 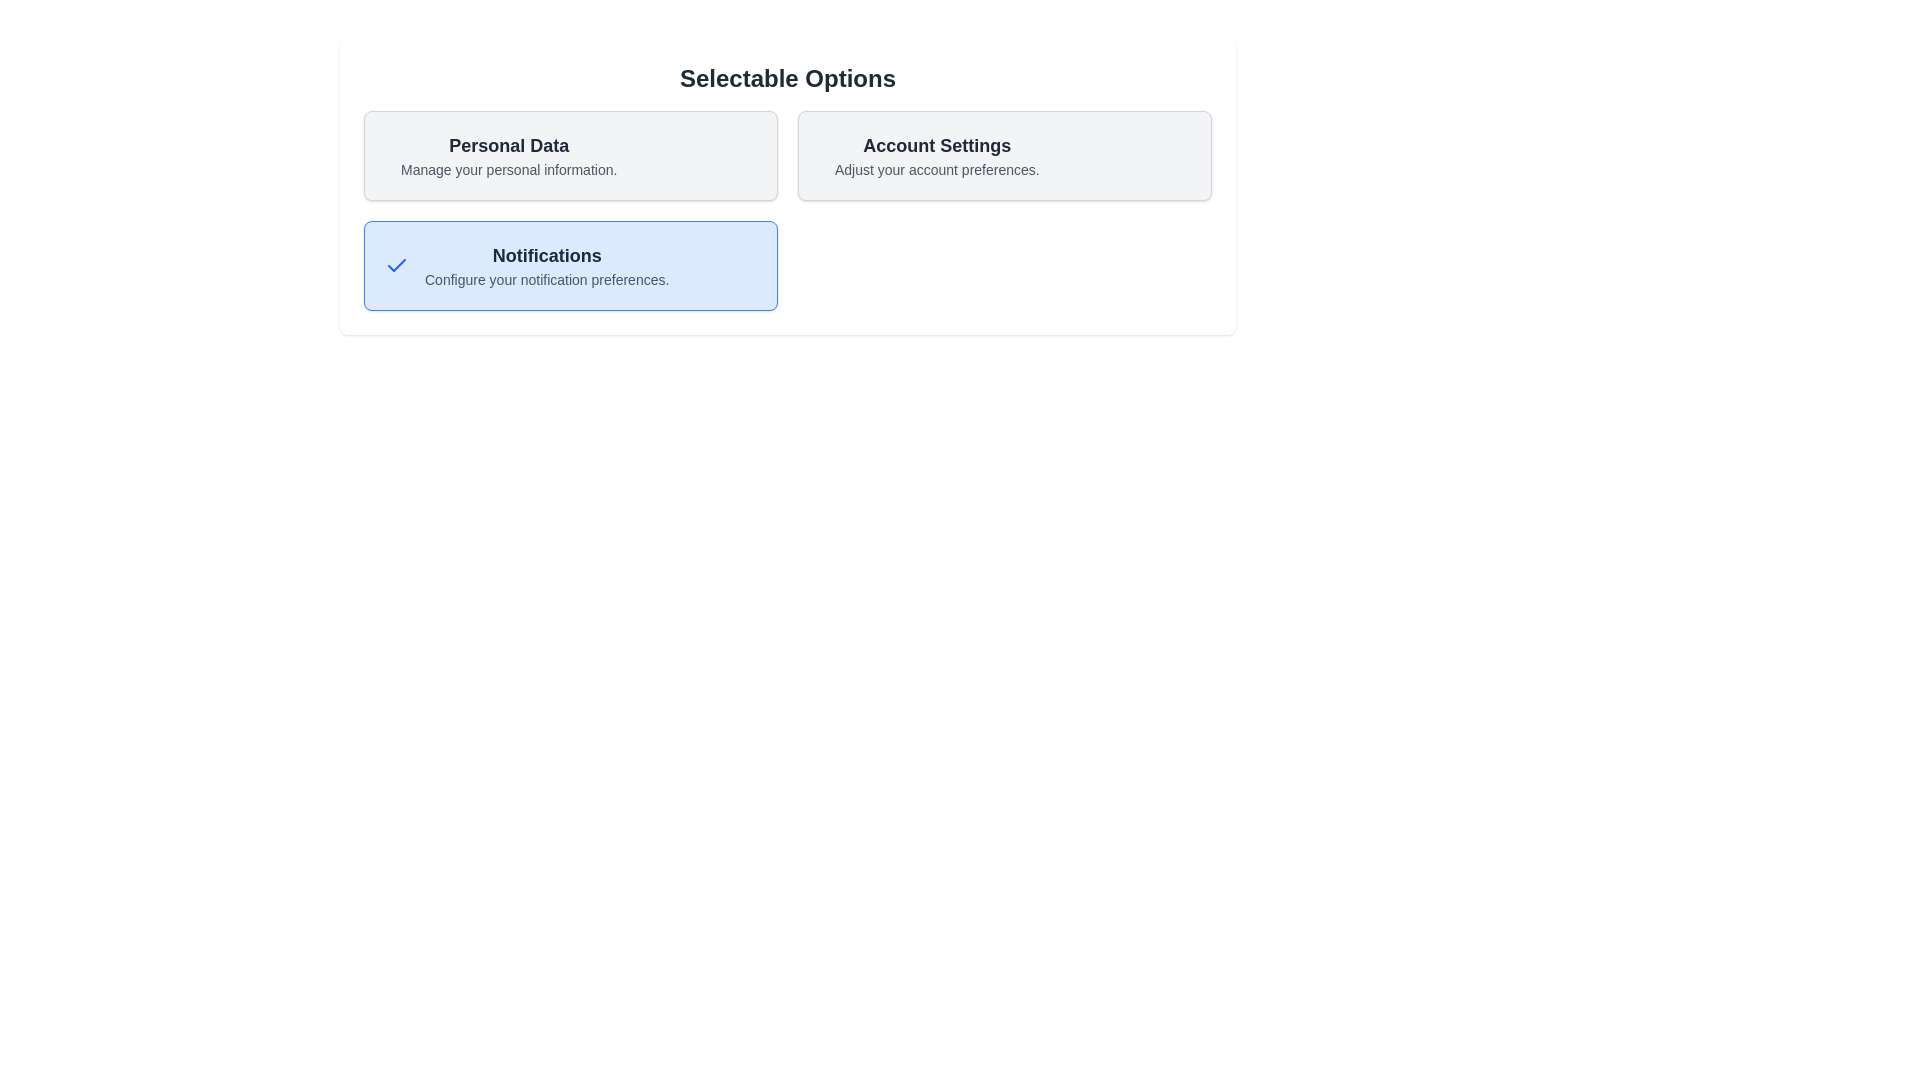 I want to click on the static text element that contains the message 'Configure your notification preferences.' which is positioned below the 'Notifications' header in a highlighted selectable section, so click(x=547, y=280).